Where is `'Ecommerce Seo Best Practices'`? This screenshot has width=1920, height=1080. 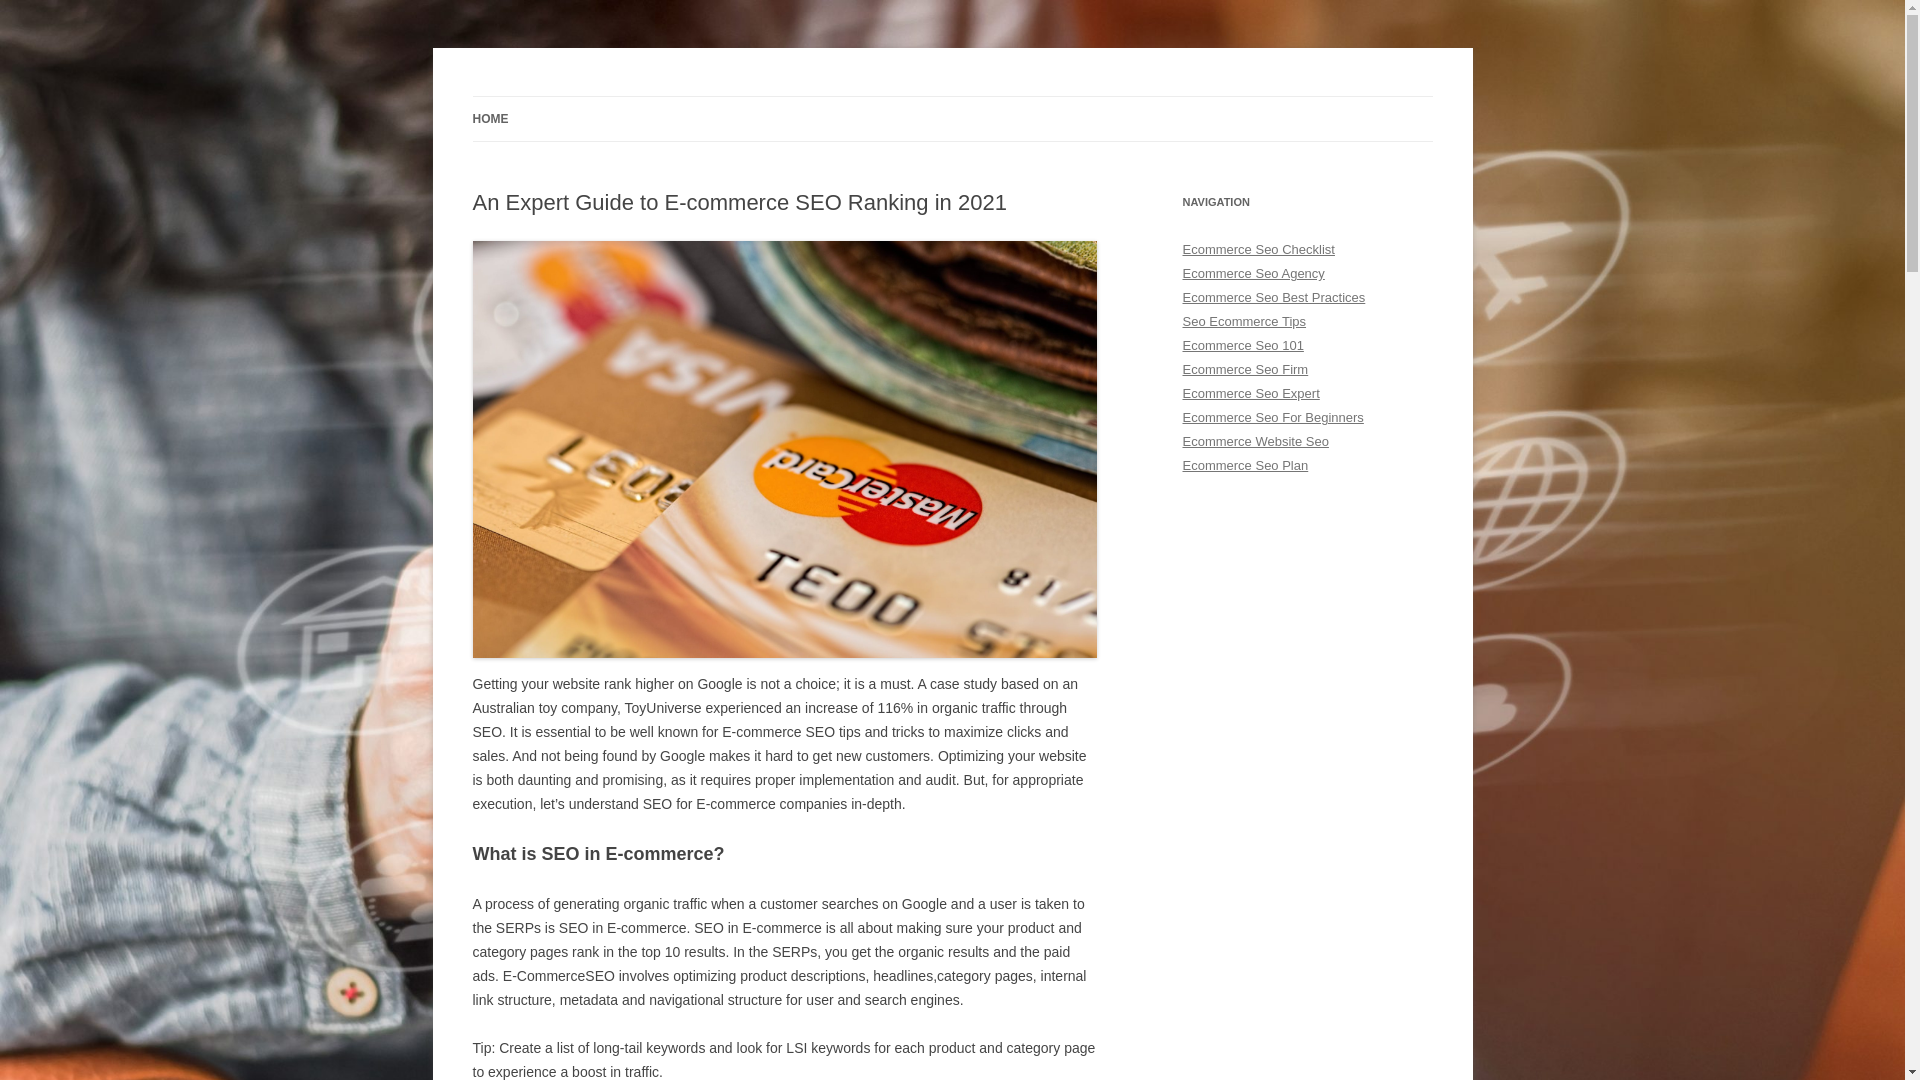
'Ecommerce Seo Best Practices' is located at coordinates (1272, 297).